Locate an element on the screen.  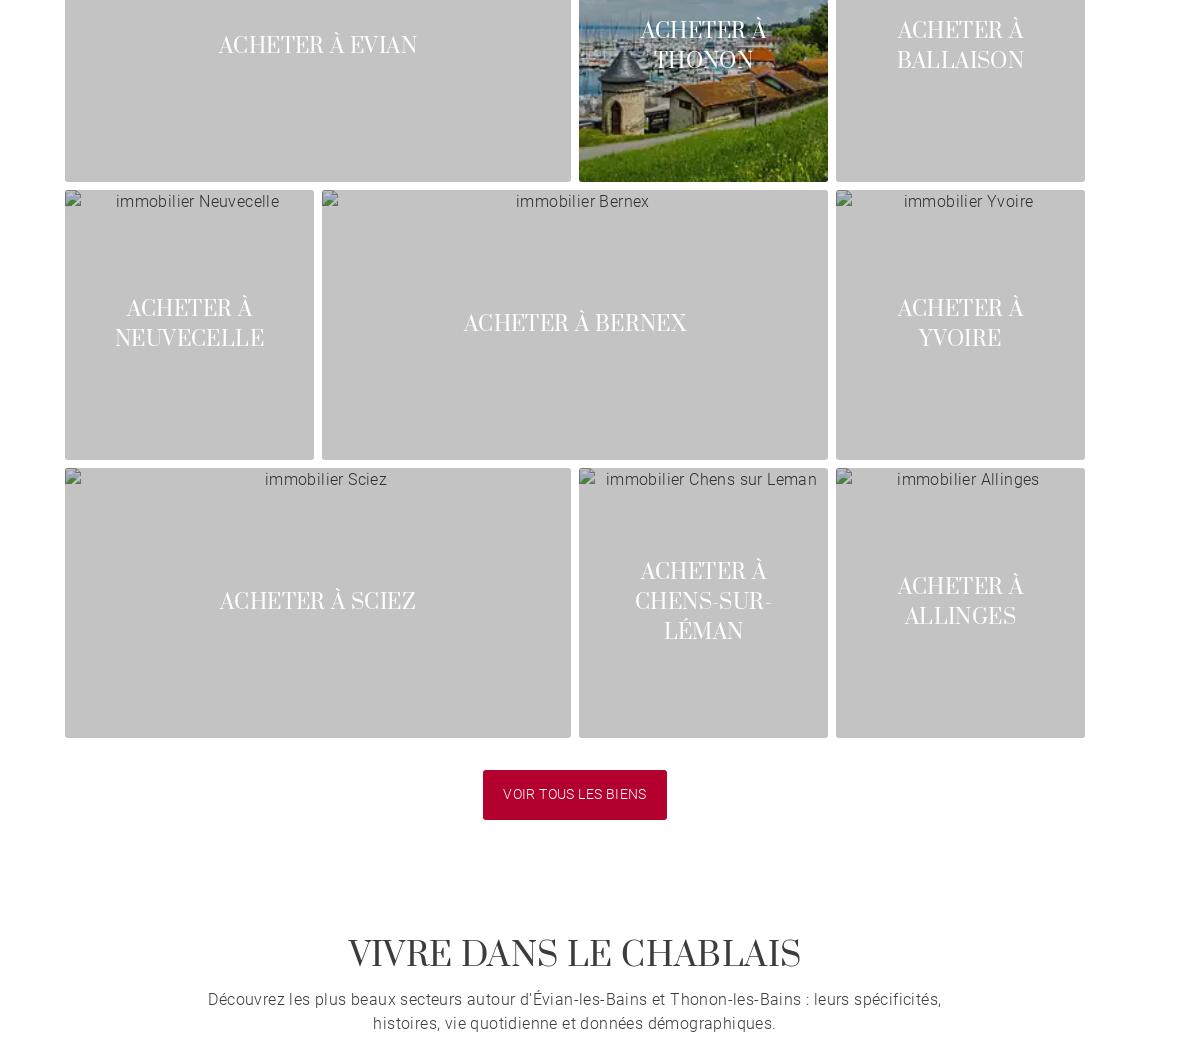
'Acheter à Bernex' is located at coordinates (574, 323).